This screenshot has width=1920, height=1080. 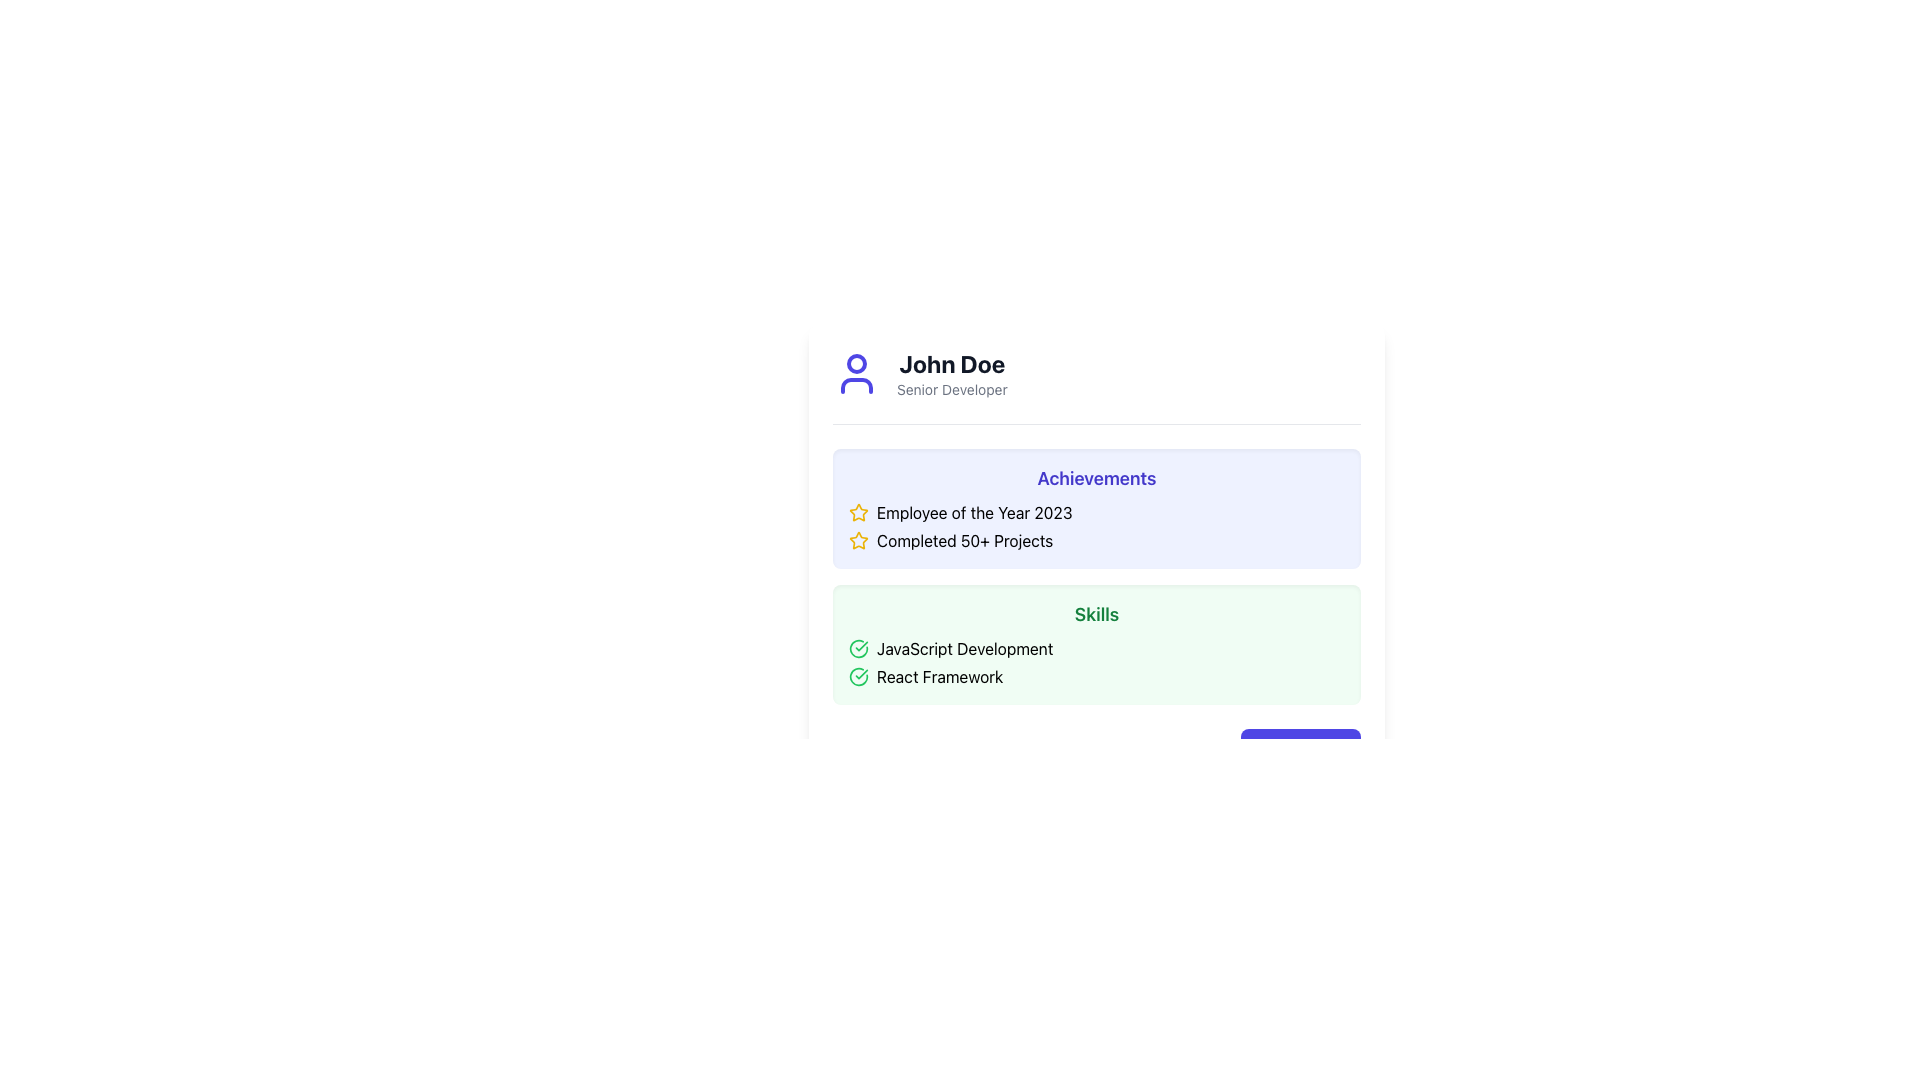 What do you see at coordinates (1266, 748) in the screenshot?
I see `the cogwheel icon representing the 'Settings' functionality located within the 'Settings' button near the bottom-right of the interface` at bounding box center [1266, 748].